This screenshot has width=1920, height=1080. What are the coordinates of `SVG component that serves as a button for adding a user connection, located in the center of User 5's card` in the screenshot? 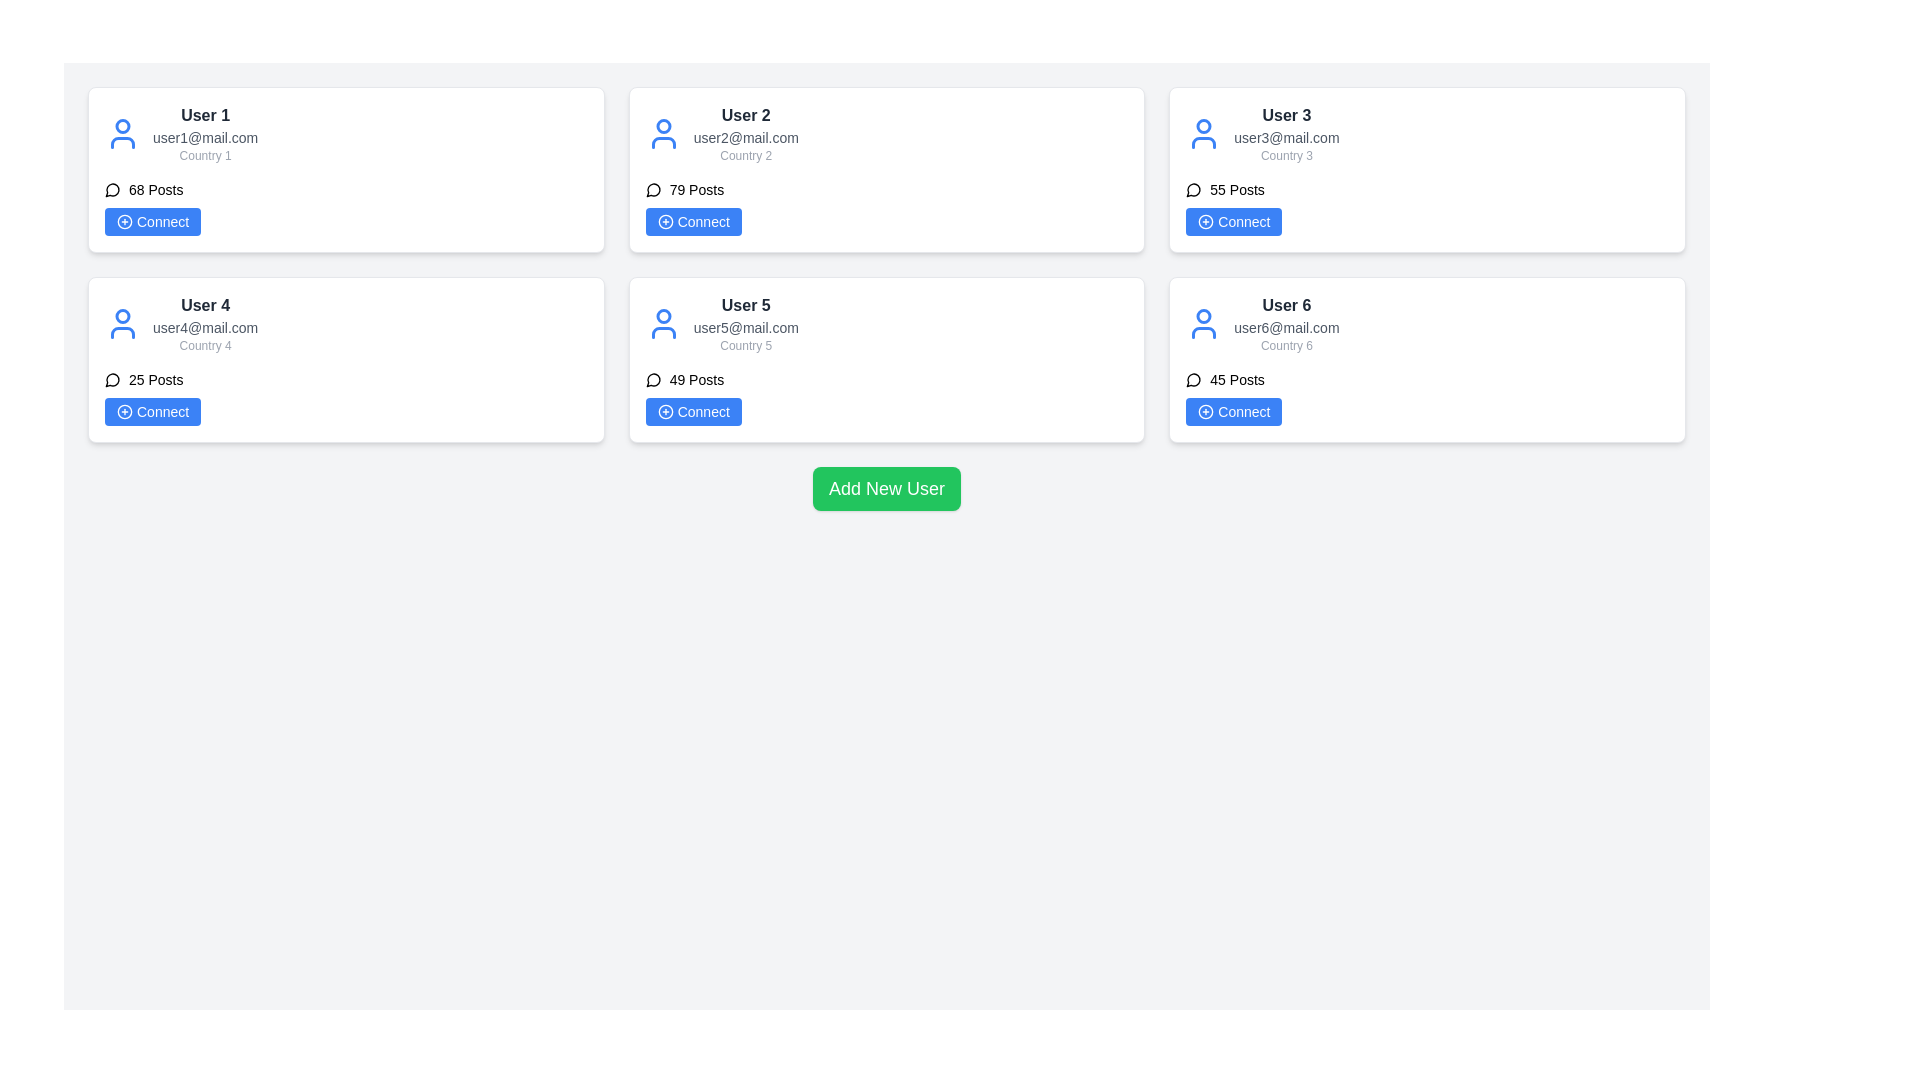 It's located at (665, 411).